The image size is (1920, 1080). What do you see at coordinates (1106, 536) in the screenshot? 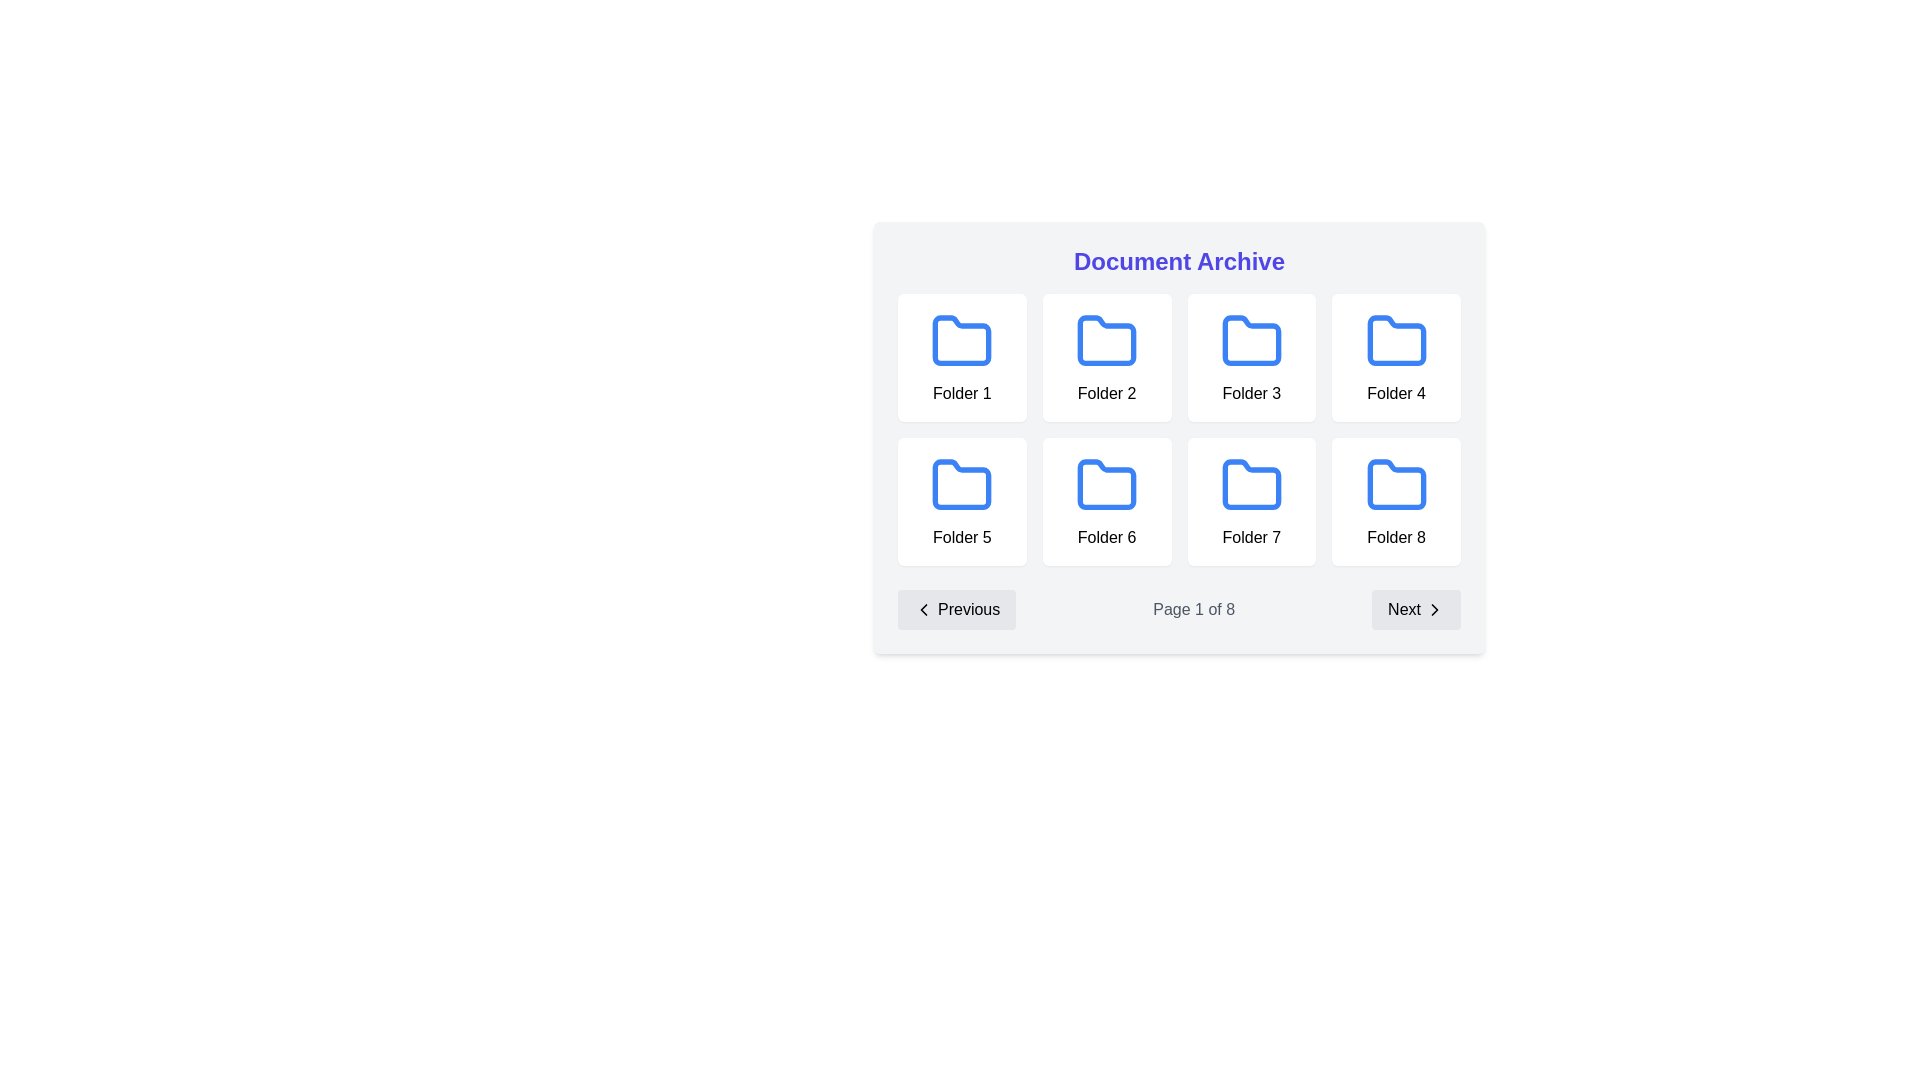
I see `the text label displaying 'Folder 6', which is located in the second row and third column of a 2x4 grid of folder icons` at bounding box center [1106, 536].